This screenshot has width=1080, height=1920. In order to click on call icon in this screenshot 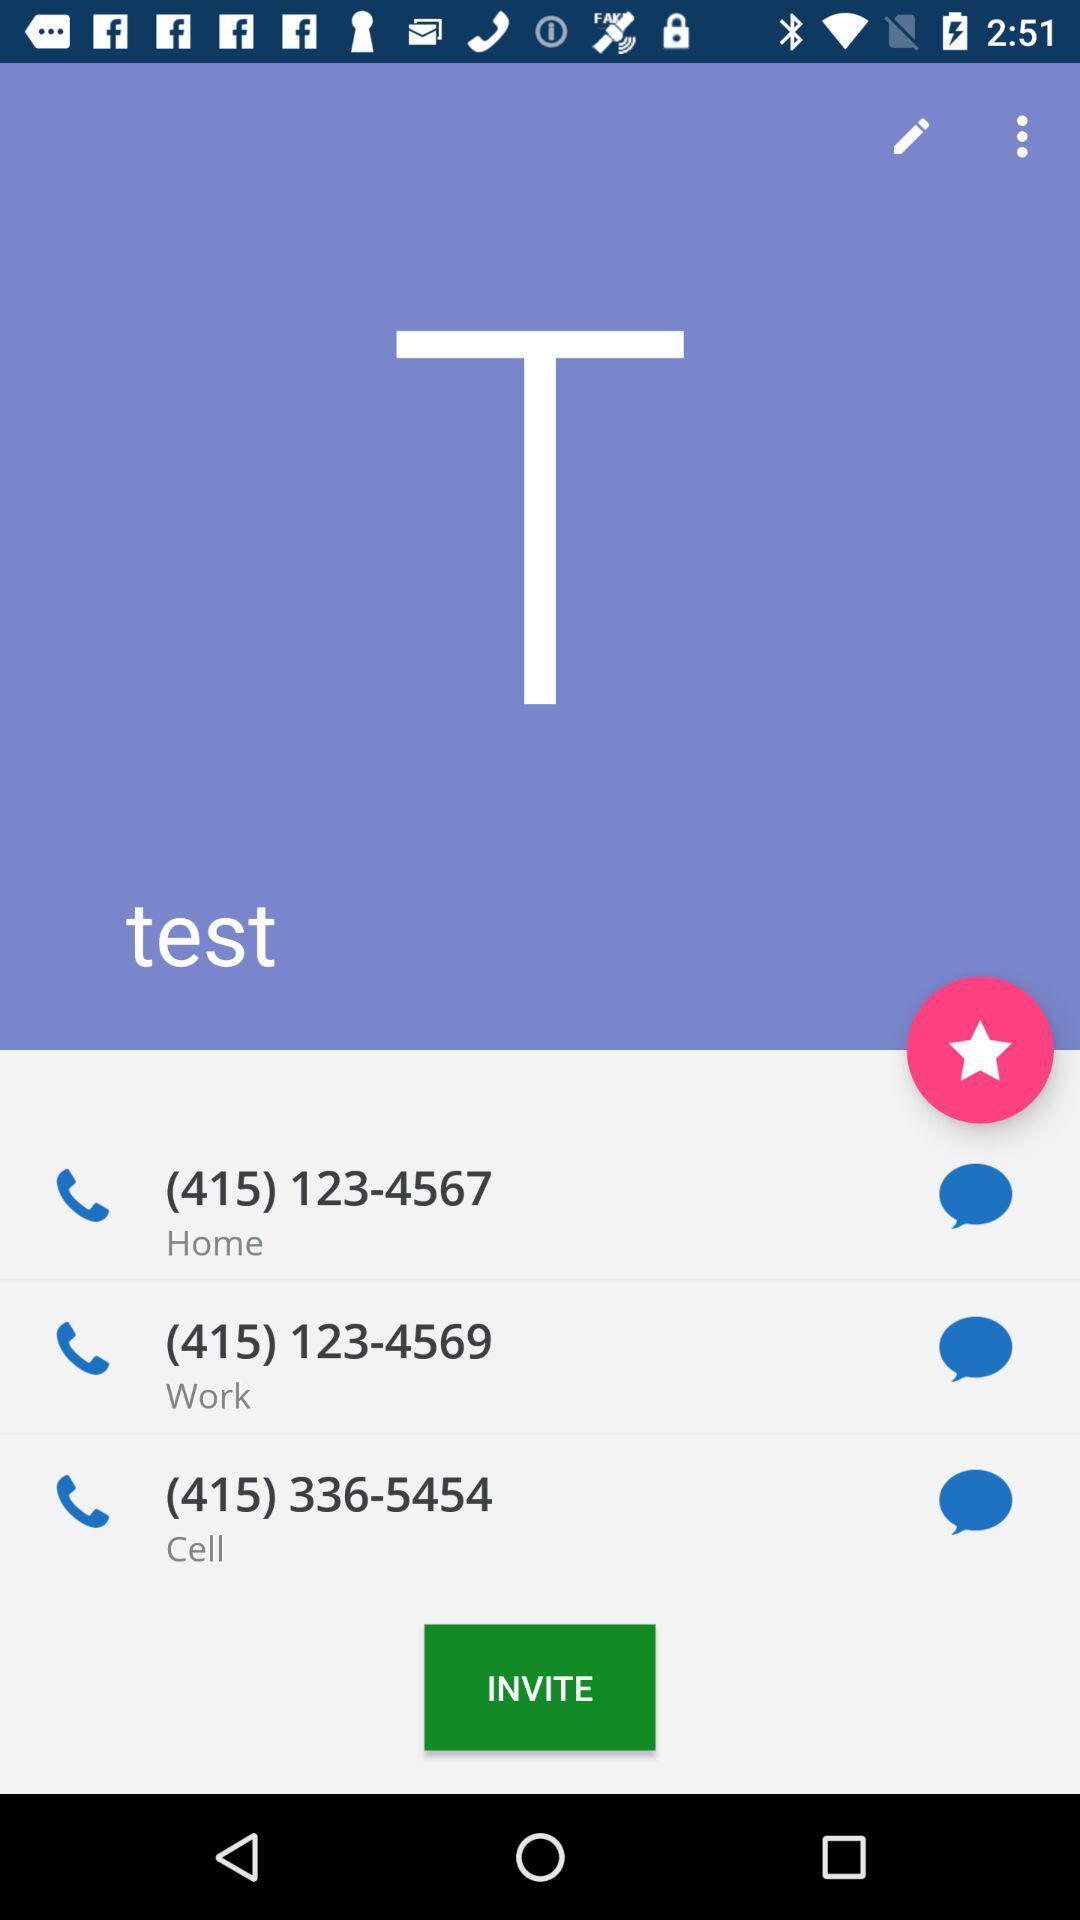, I will do `click(81, 1349)`.